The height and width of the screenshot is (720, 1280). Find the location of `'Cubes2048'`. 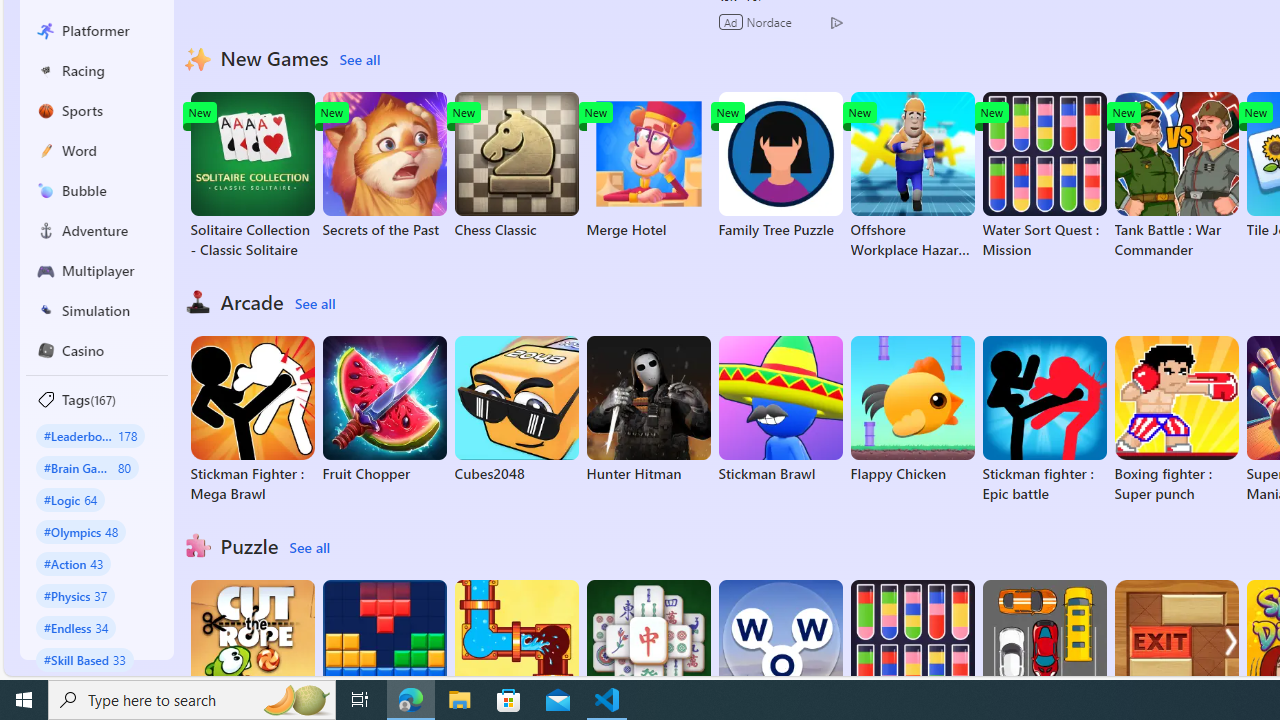

'Cubes2048' is located at coordinates (516, 409).